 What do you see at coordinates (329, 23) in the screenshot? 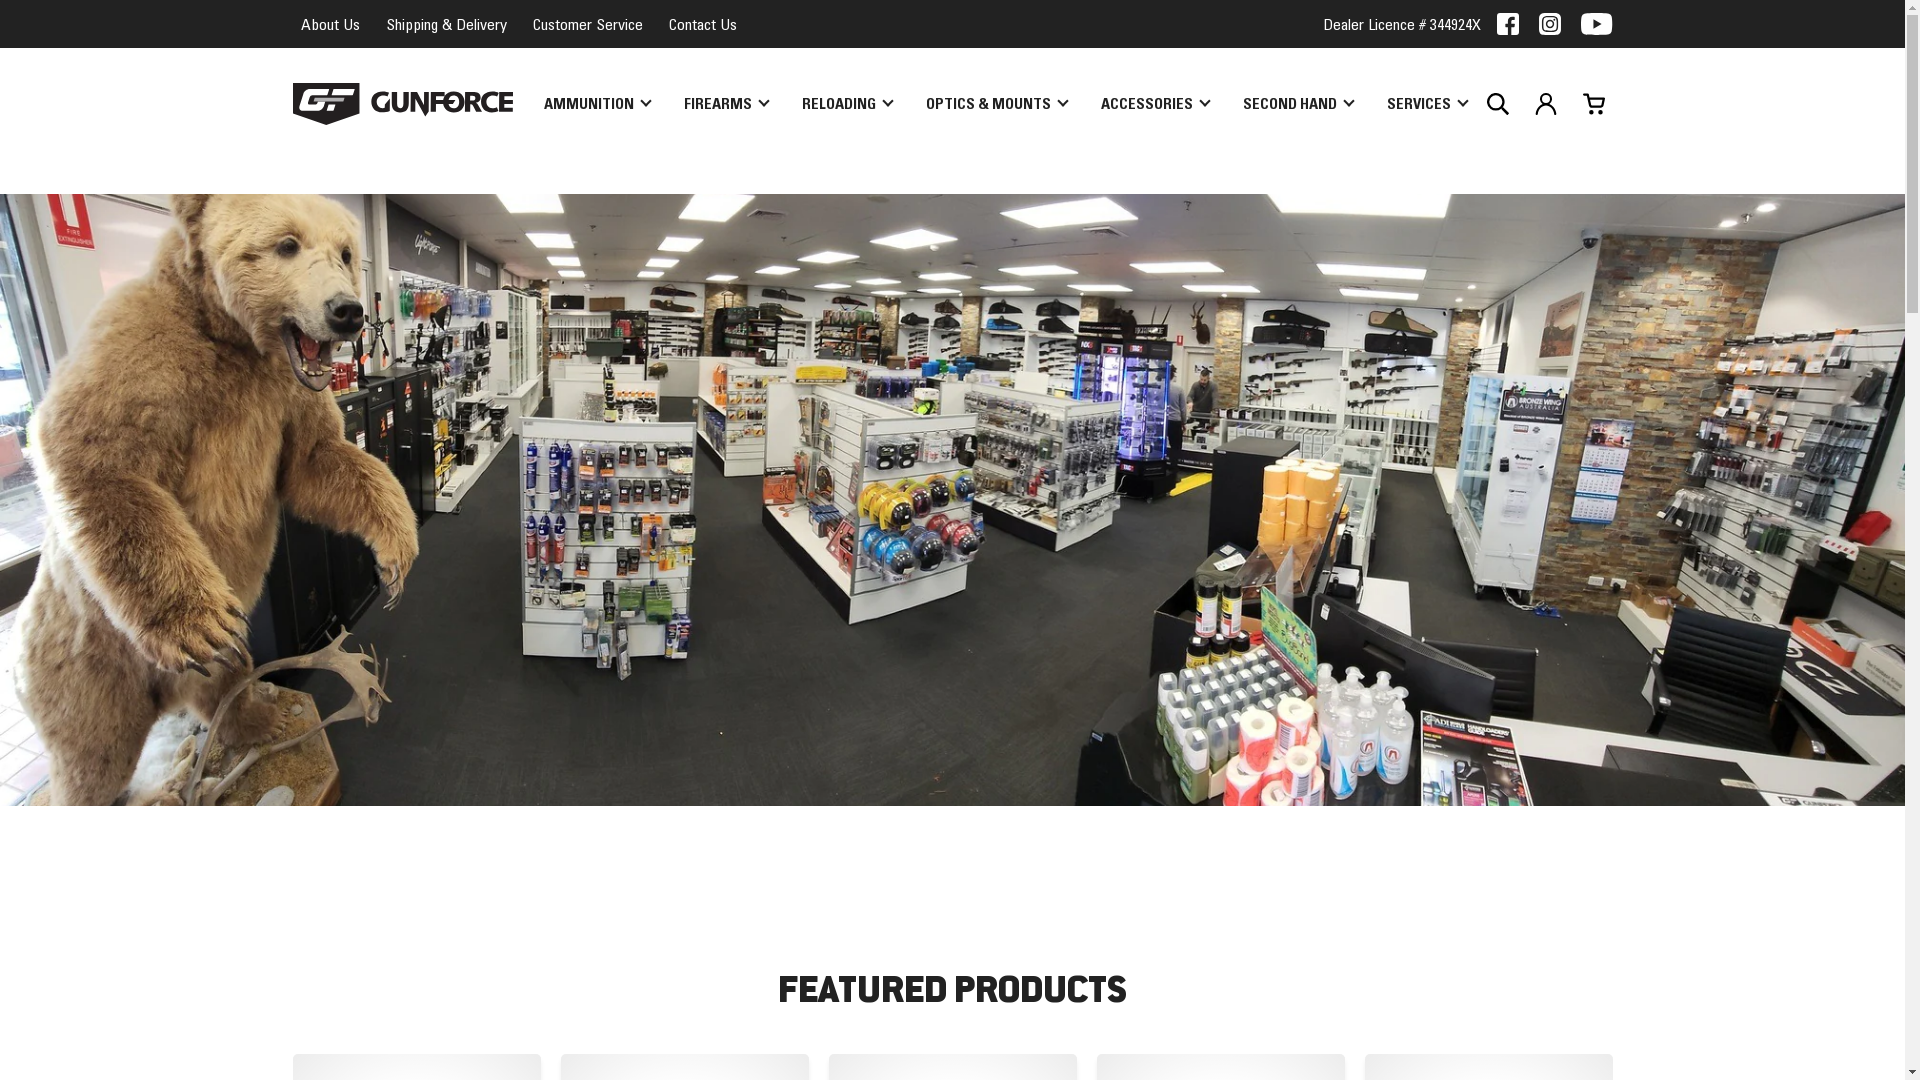
I see `'About Us'` at bounding box center [329, 23].